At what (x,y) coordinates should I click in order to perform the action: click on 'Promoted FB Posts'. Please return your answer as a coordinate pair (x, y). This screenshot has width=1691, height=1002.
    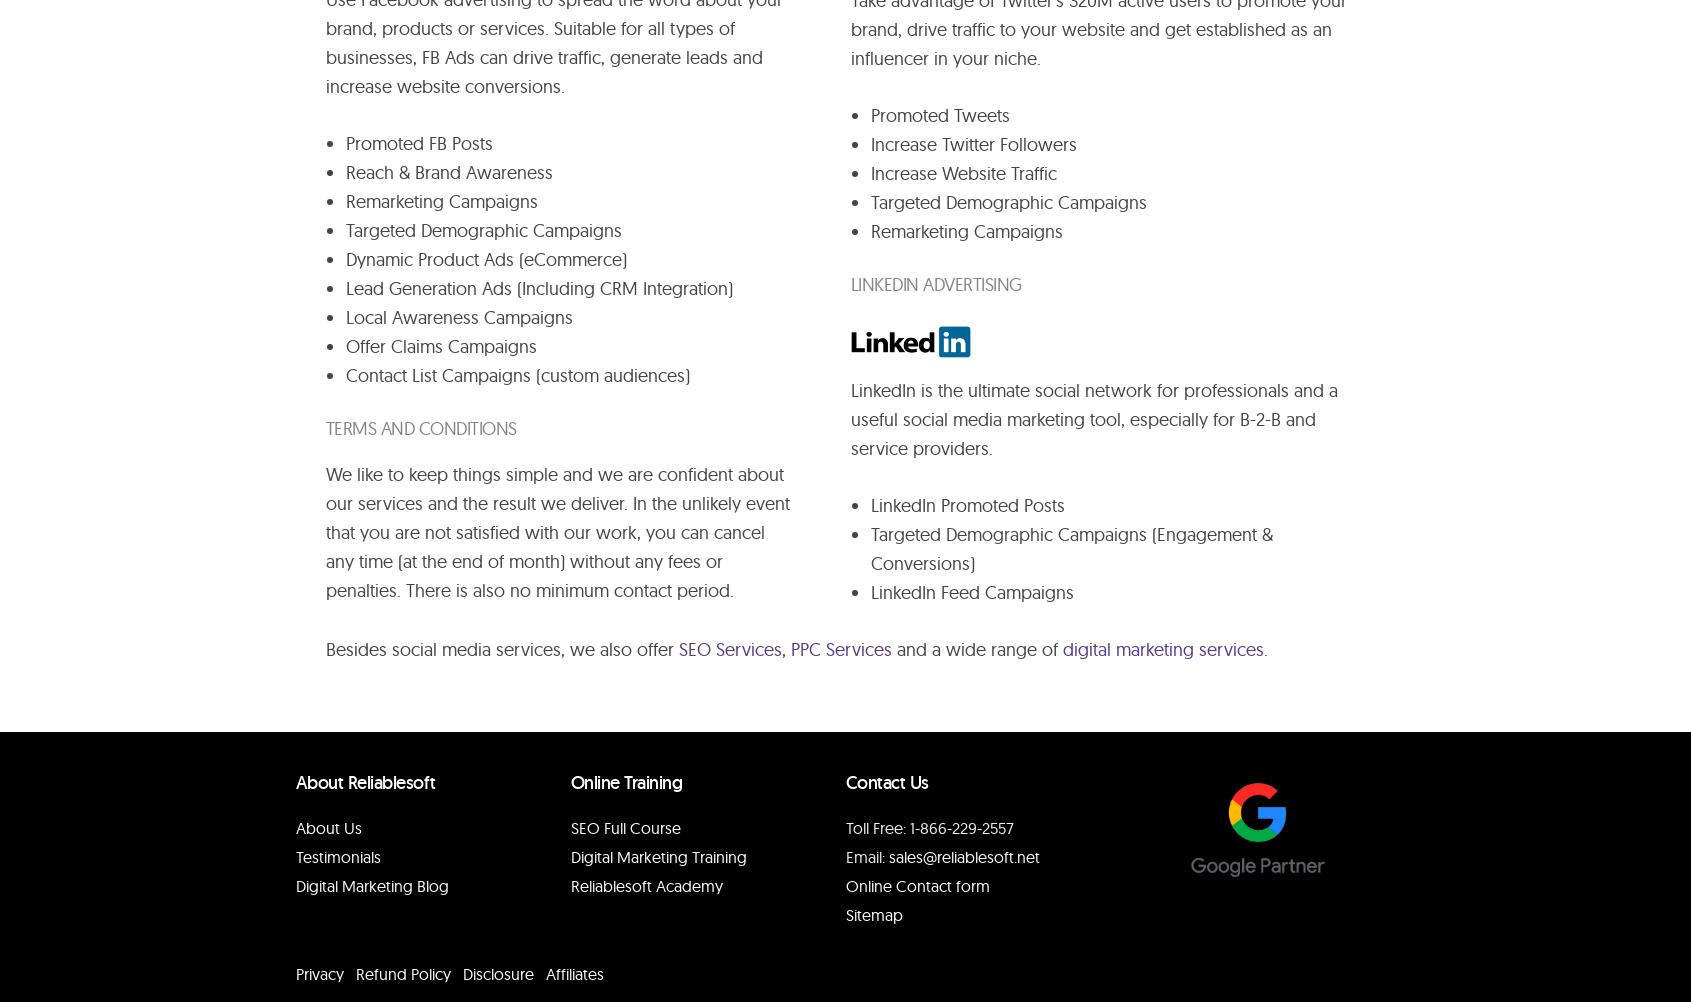
    Looking at the image, I should click on (418, 142).